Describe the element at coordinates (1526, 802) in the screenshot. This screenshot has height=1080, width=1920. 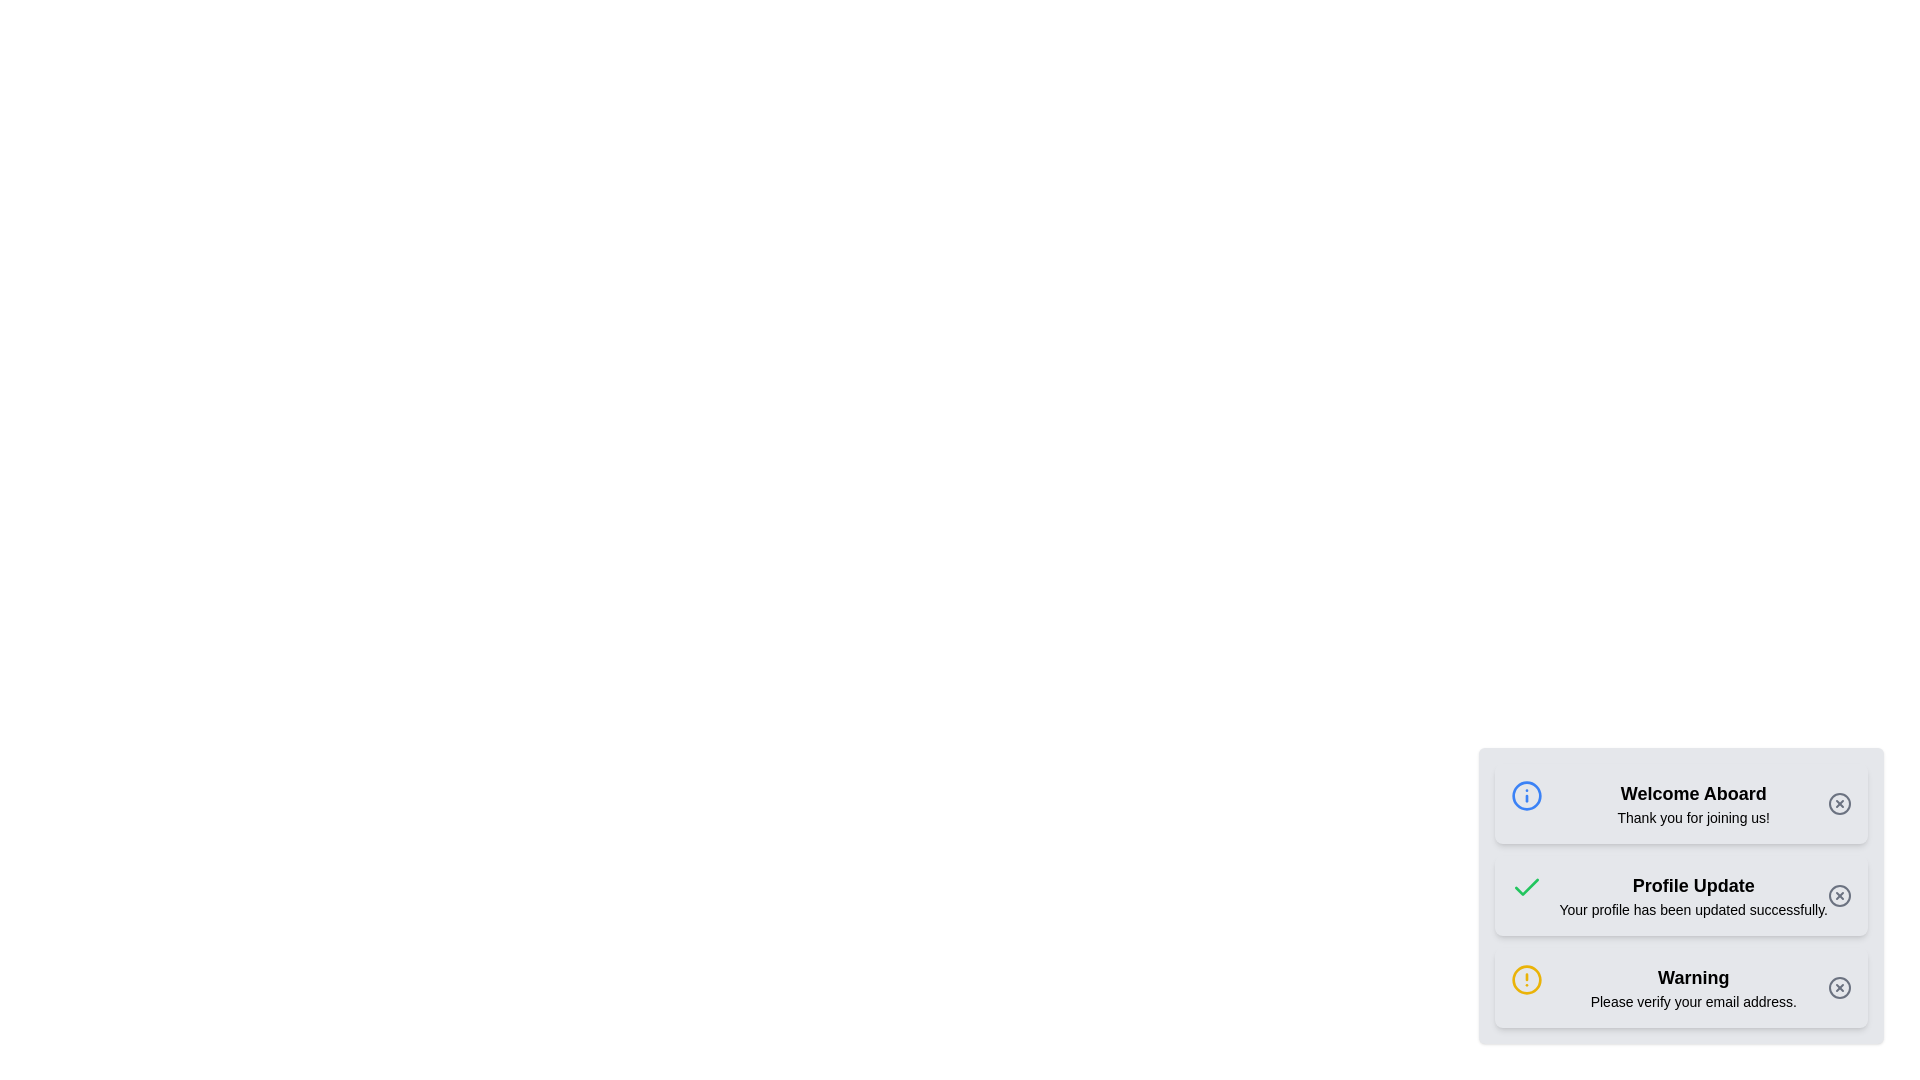
I see `the blue circular icon with a white information symbol located at the top-left corner of the 'Welcome Aboard' notification card, which precedes the textual content` at that location.